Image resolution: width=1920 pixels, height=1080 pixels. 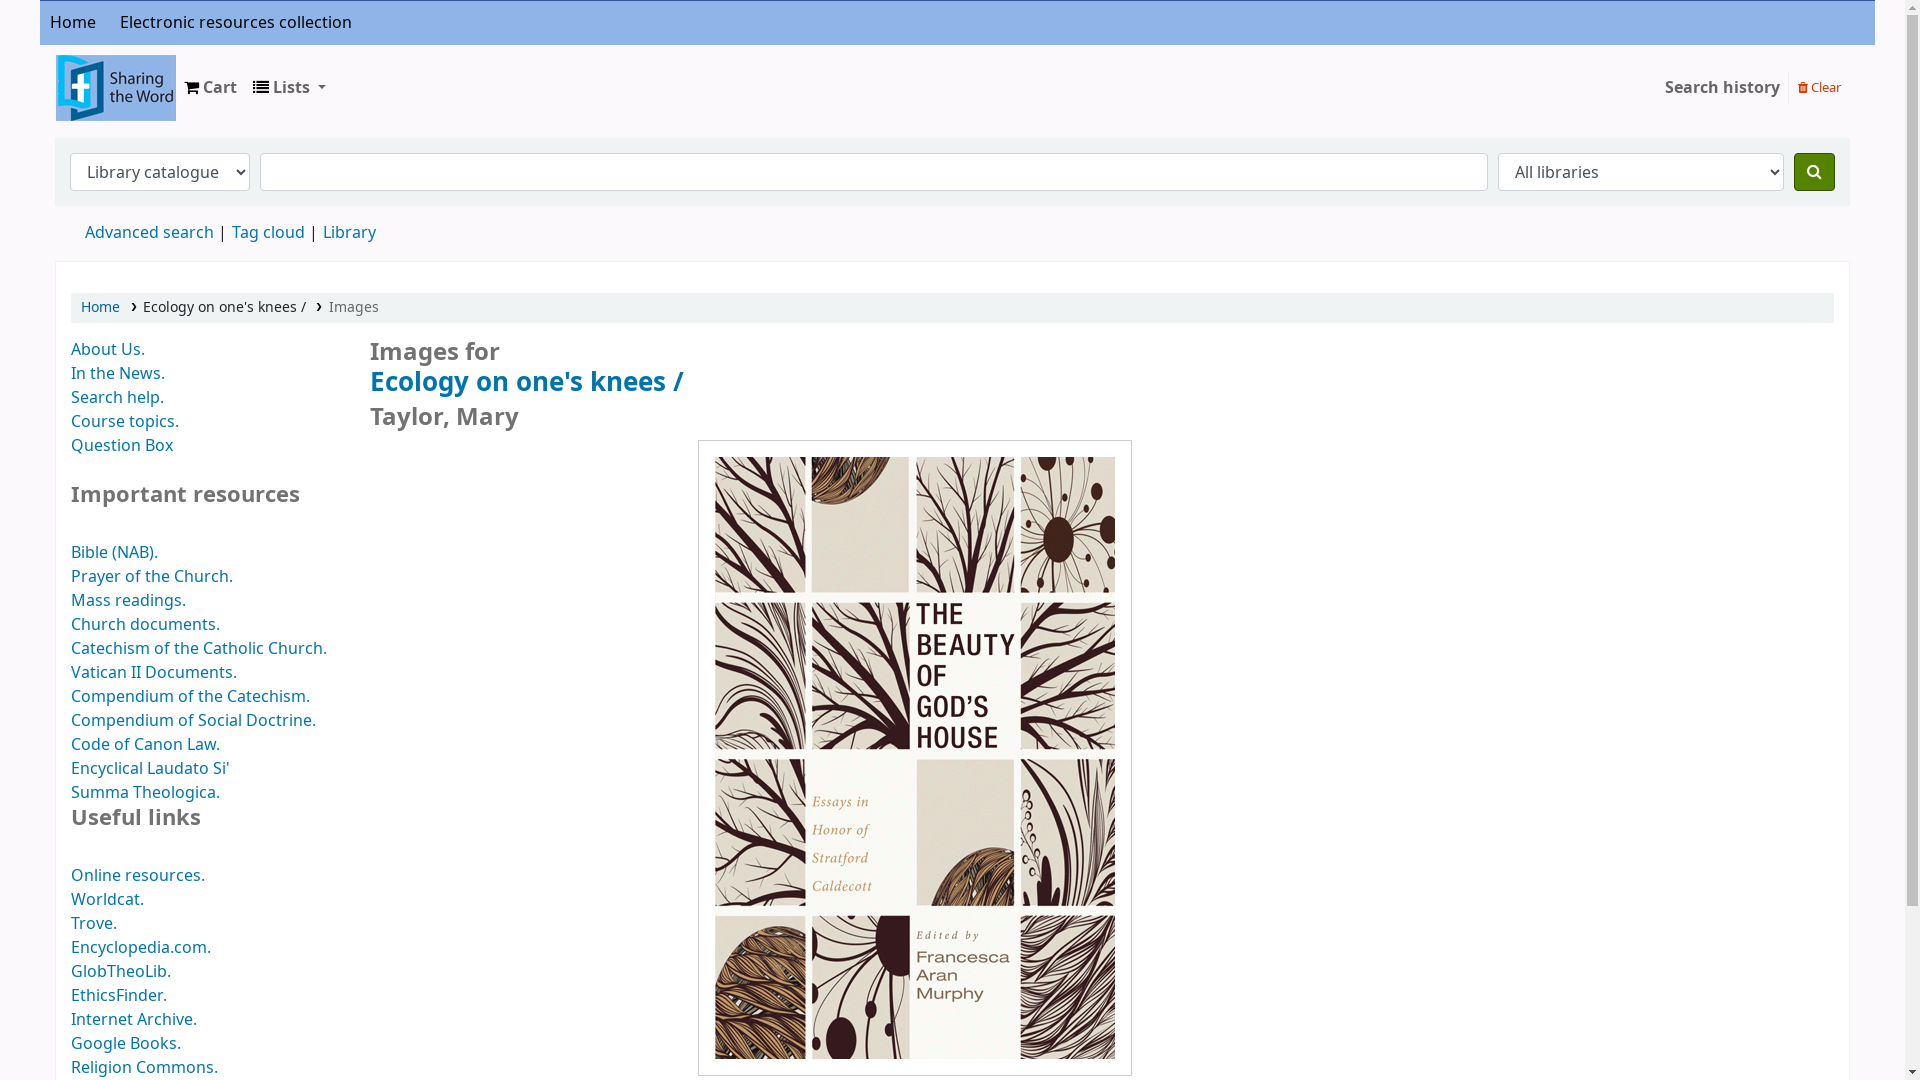 I want to click on 'Trove.', so click(x=93, y=924).